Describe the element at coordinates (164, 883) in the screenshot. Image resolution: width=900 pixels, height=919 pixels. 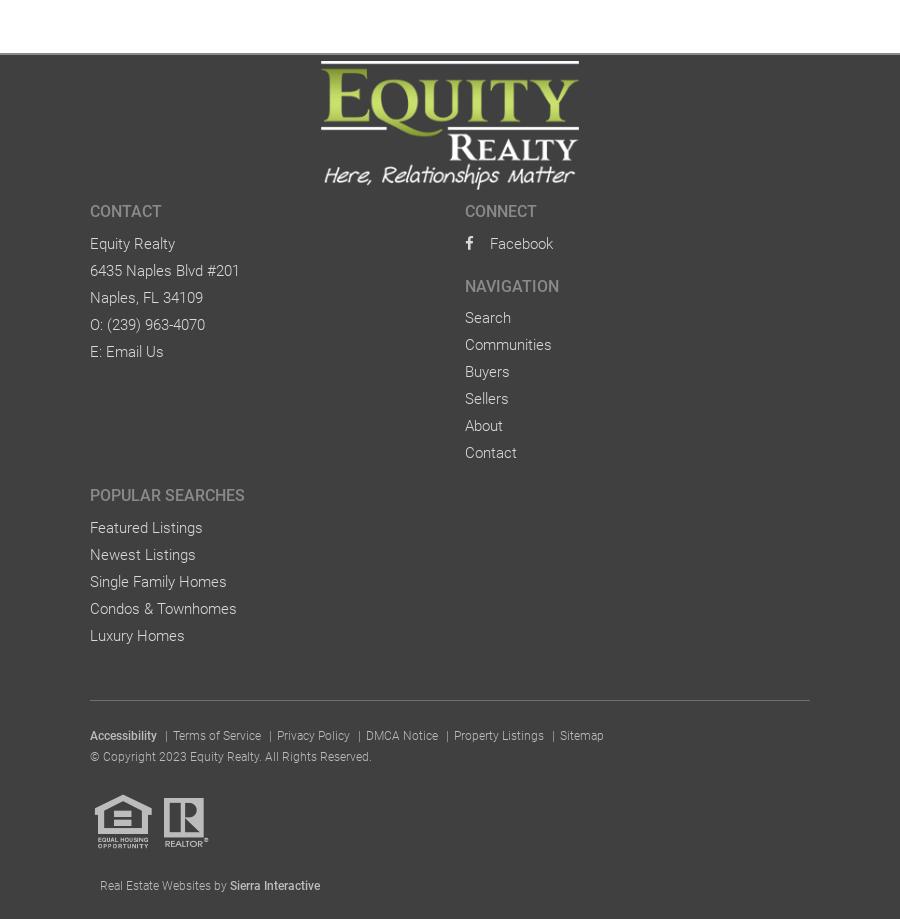
I see `'Real Estate Websites by'` at that location.